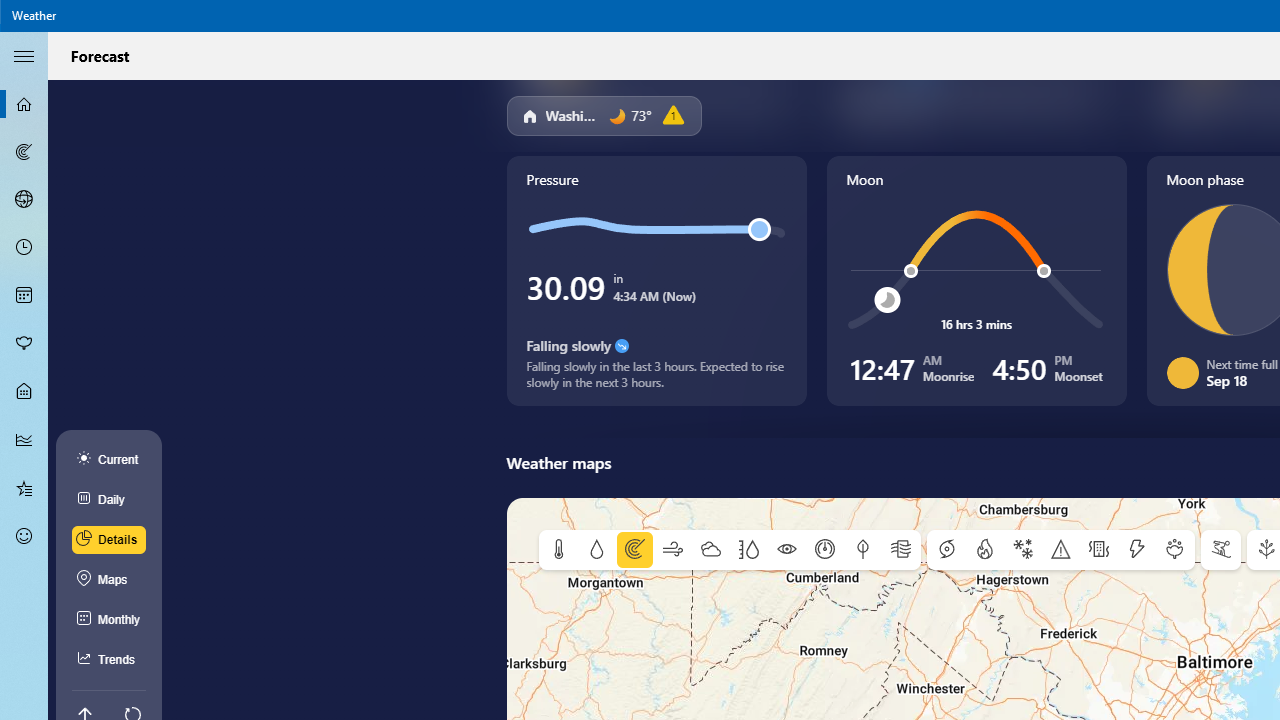 This screenshot has width=1280, height=720. What do you see at coordinates (24, 247) in the screenshot?
I see `'Hourly Forecast - Not Selected'` at bounding box center [24, 247].